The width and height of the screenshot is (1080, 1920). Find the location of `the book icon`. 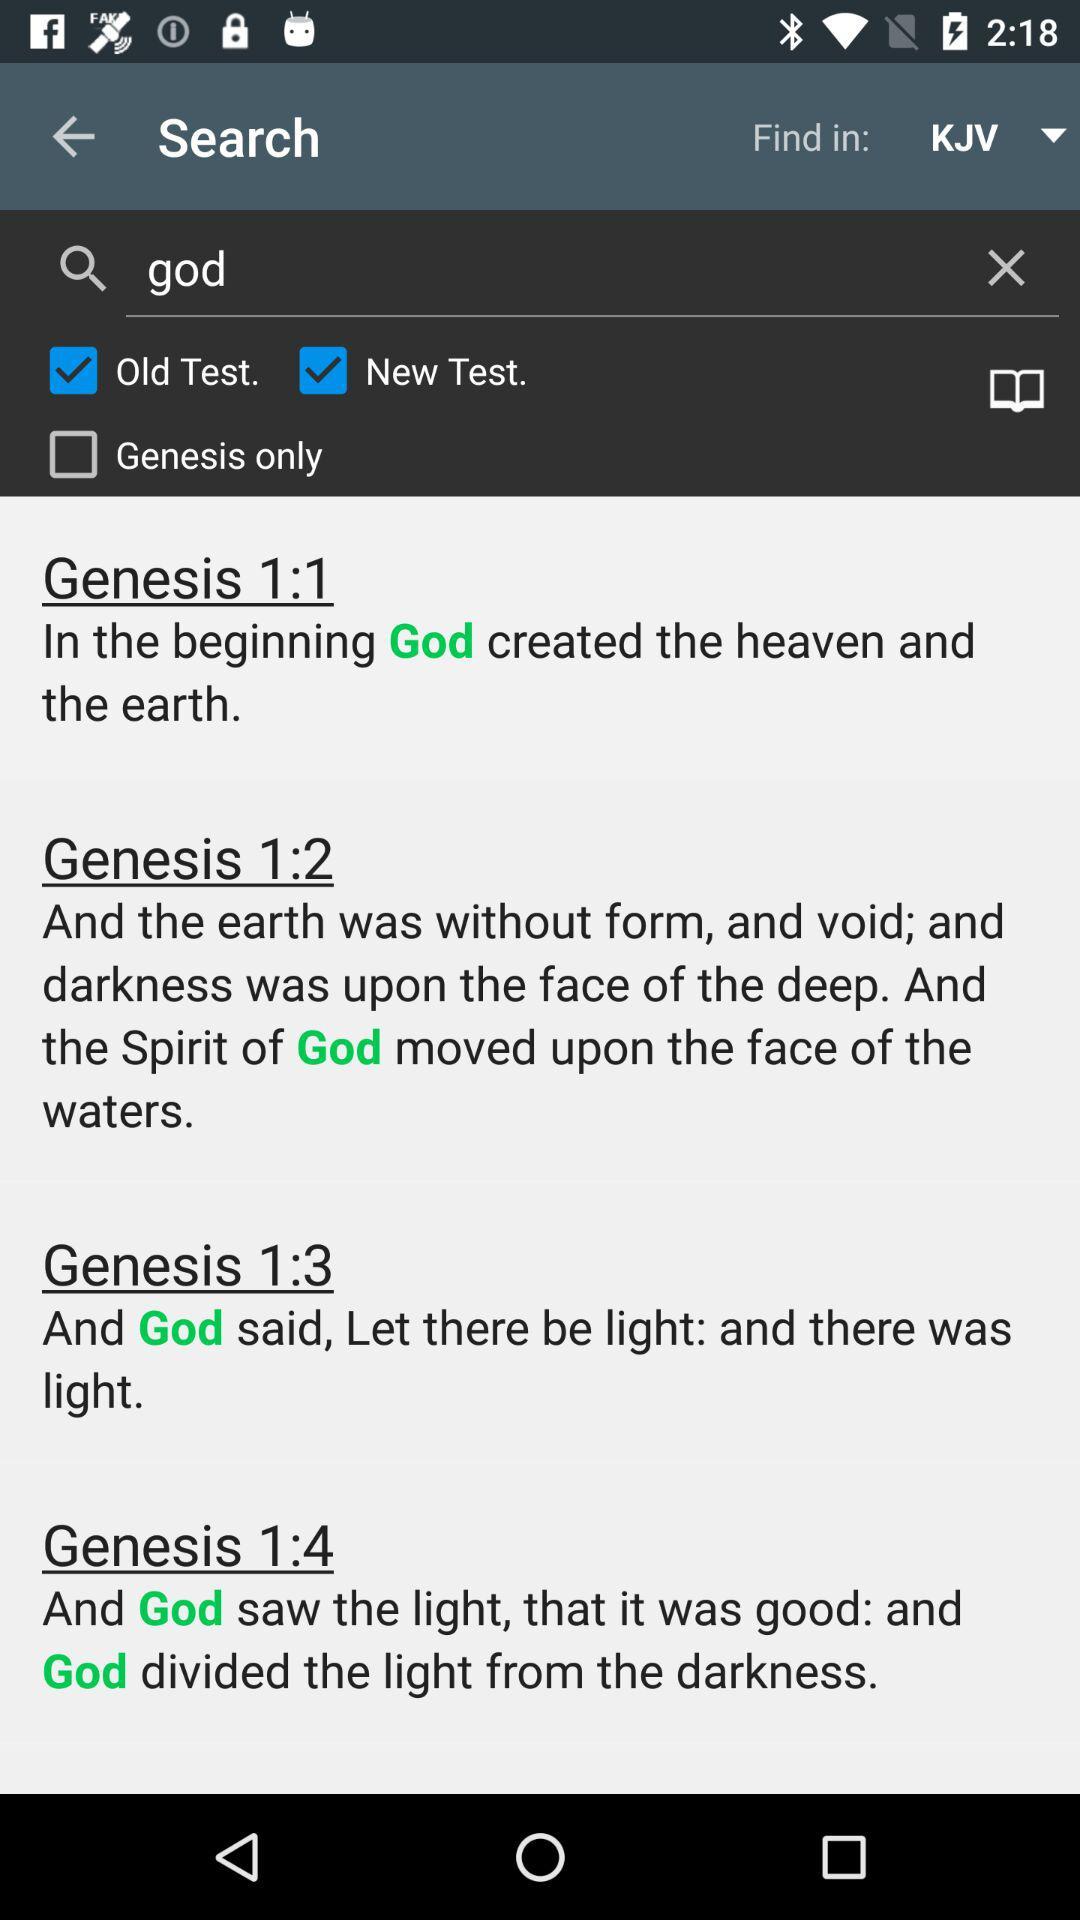

the book icon is located at coordinates (1017, 391).